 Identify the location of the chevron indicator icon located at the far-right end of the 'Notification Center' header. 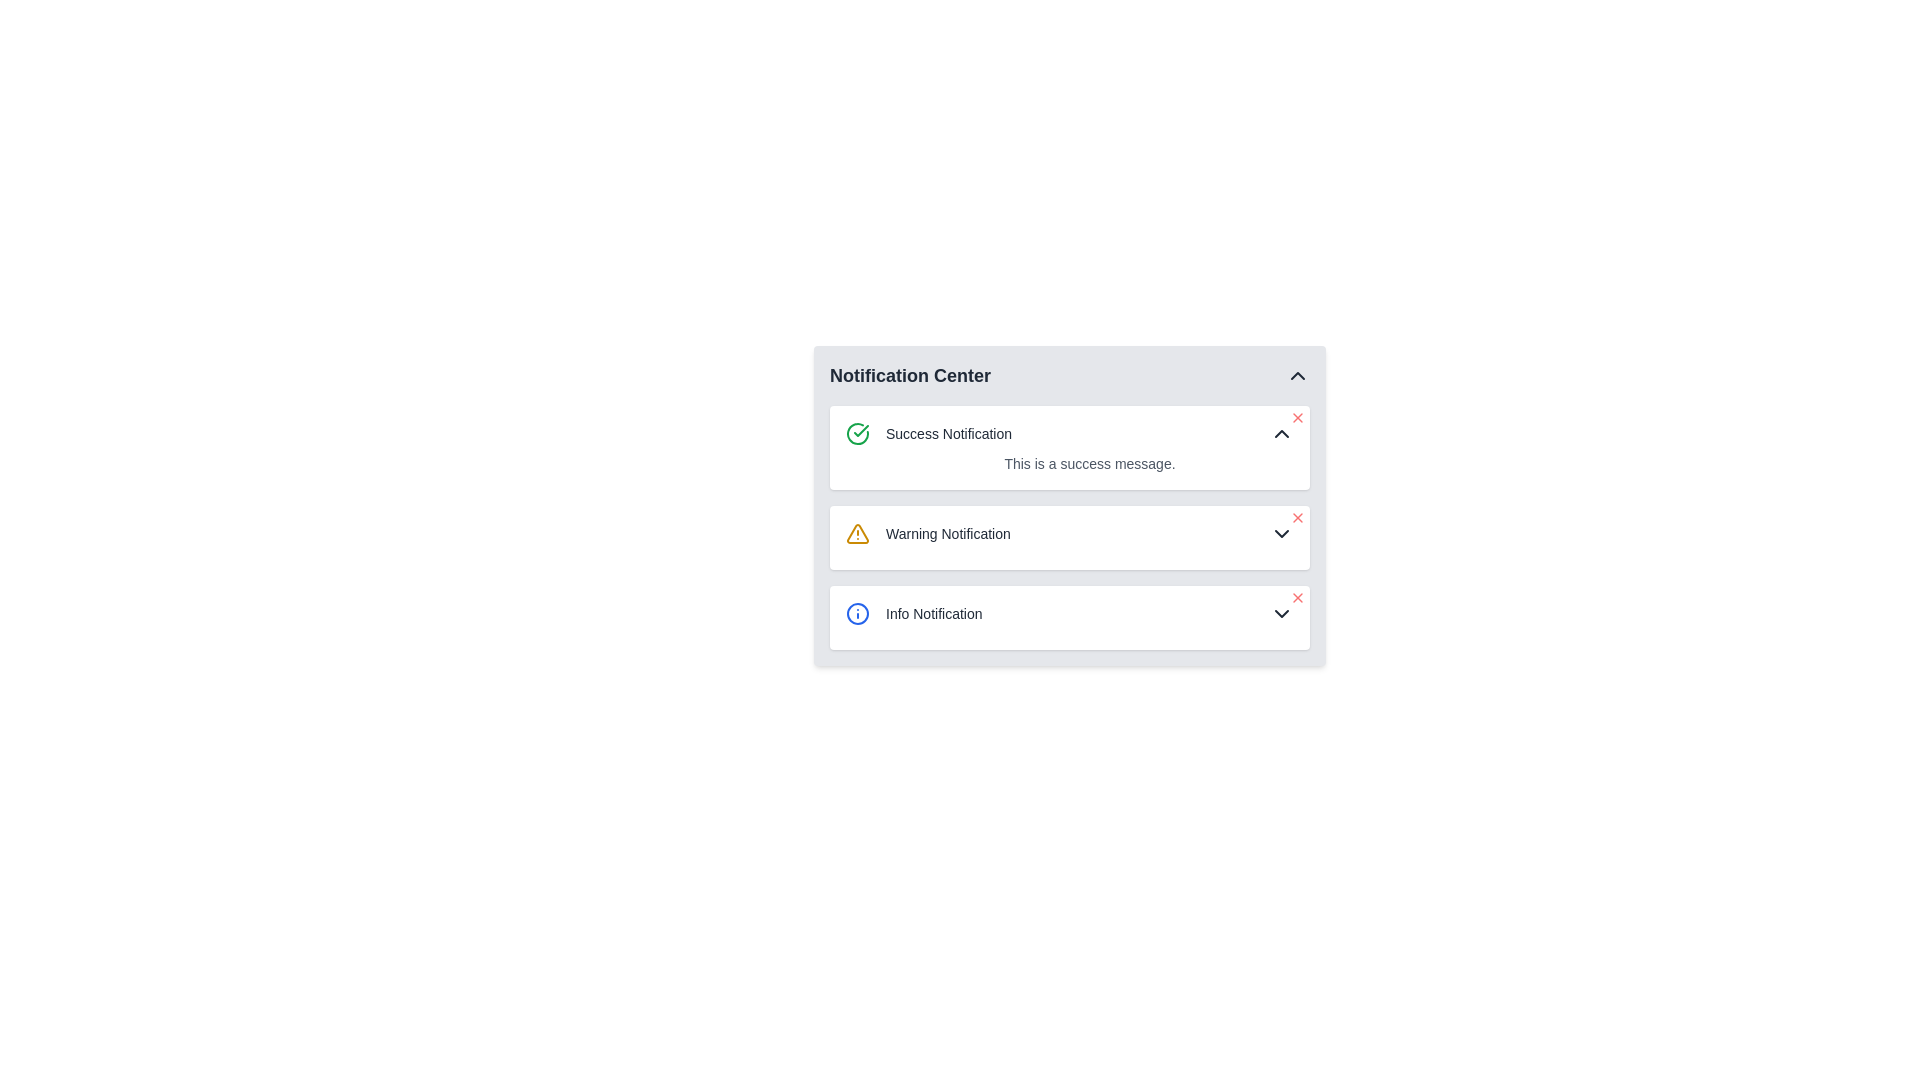
(1297, 375).